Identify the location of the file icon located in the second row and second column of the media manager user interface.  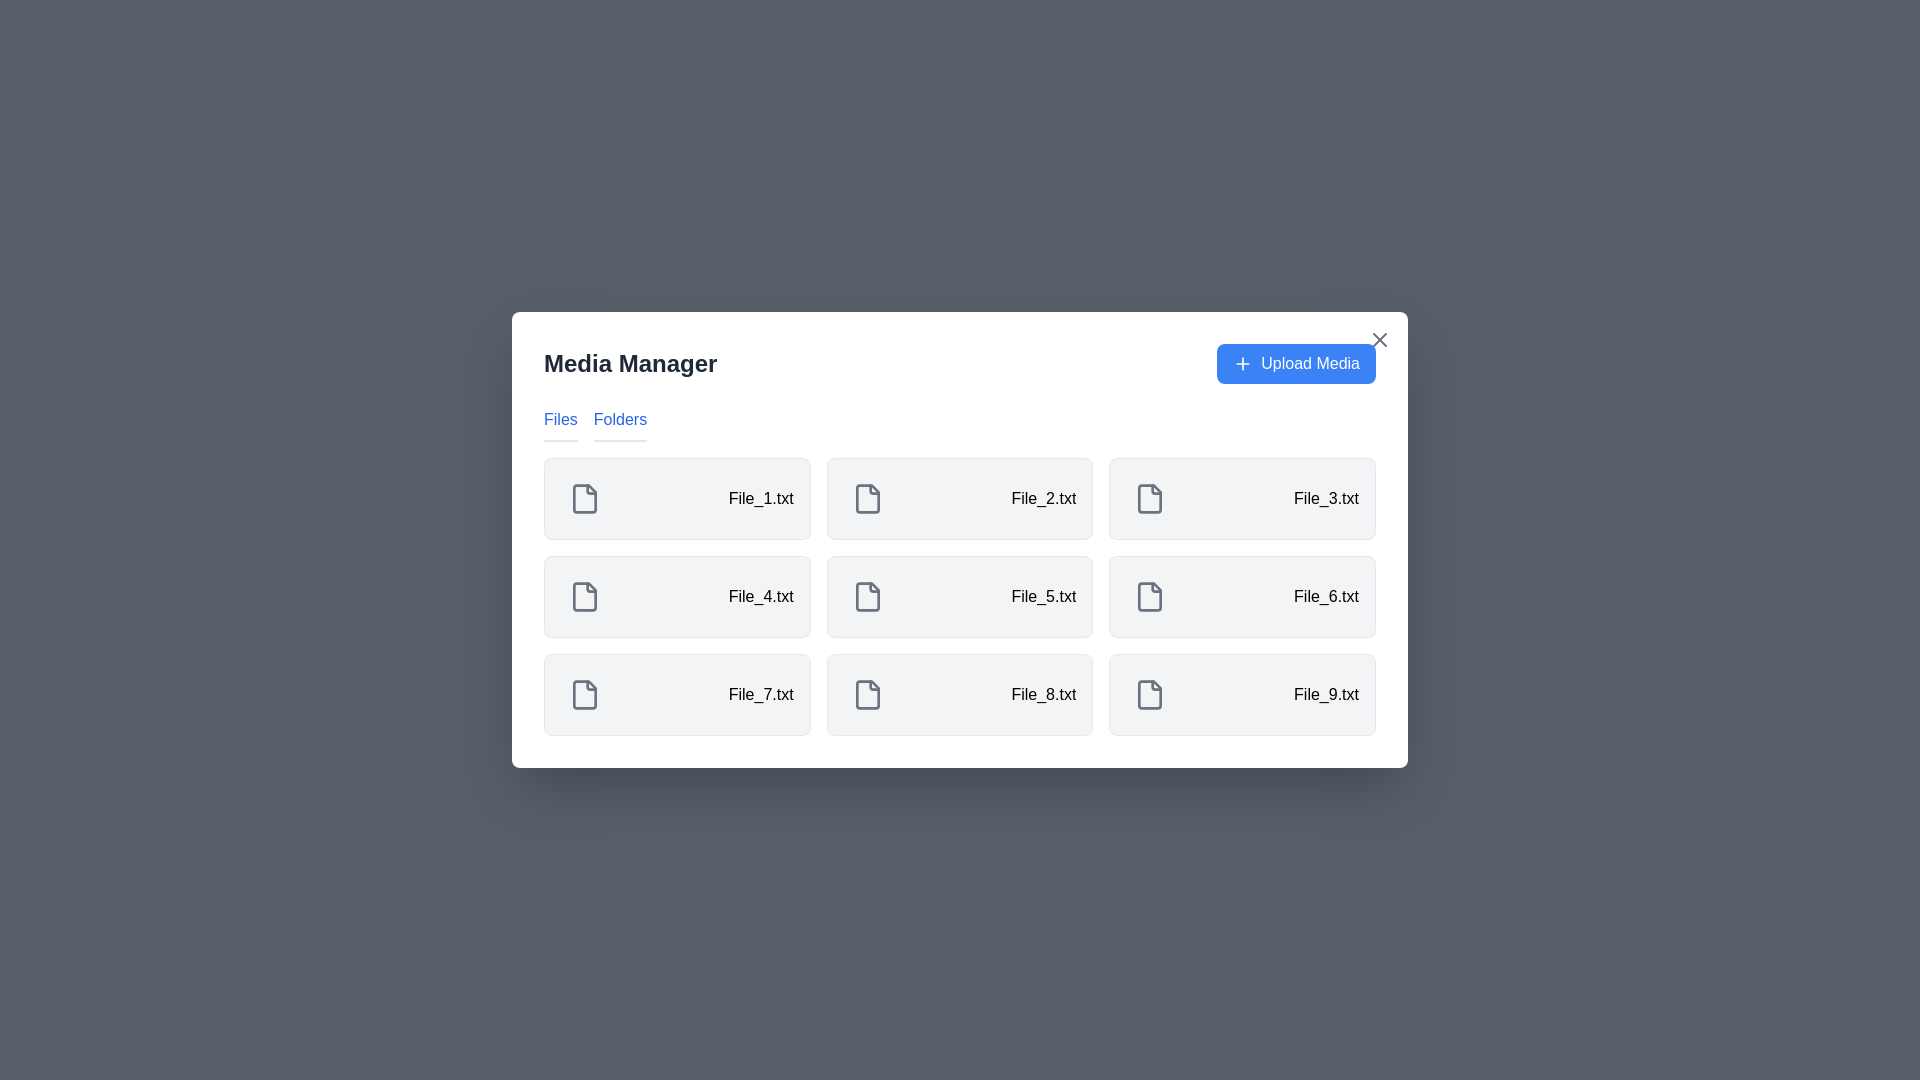
(867, 596).